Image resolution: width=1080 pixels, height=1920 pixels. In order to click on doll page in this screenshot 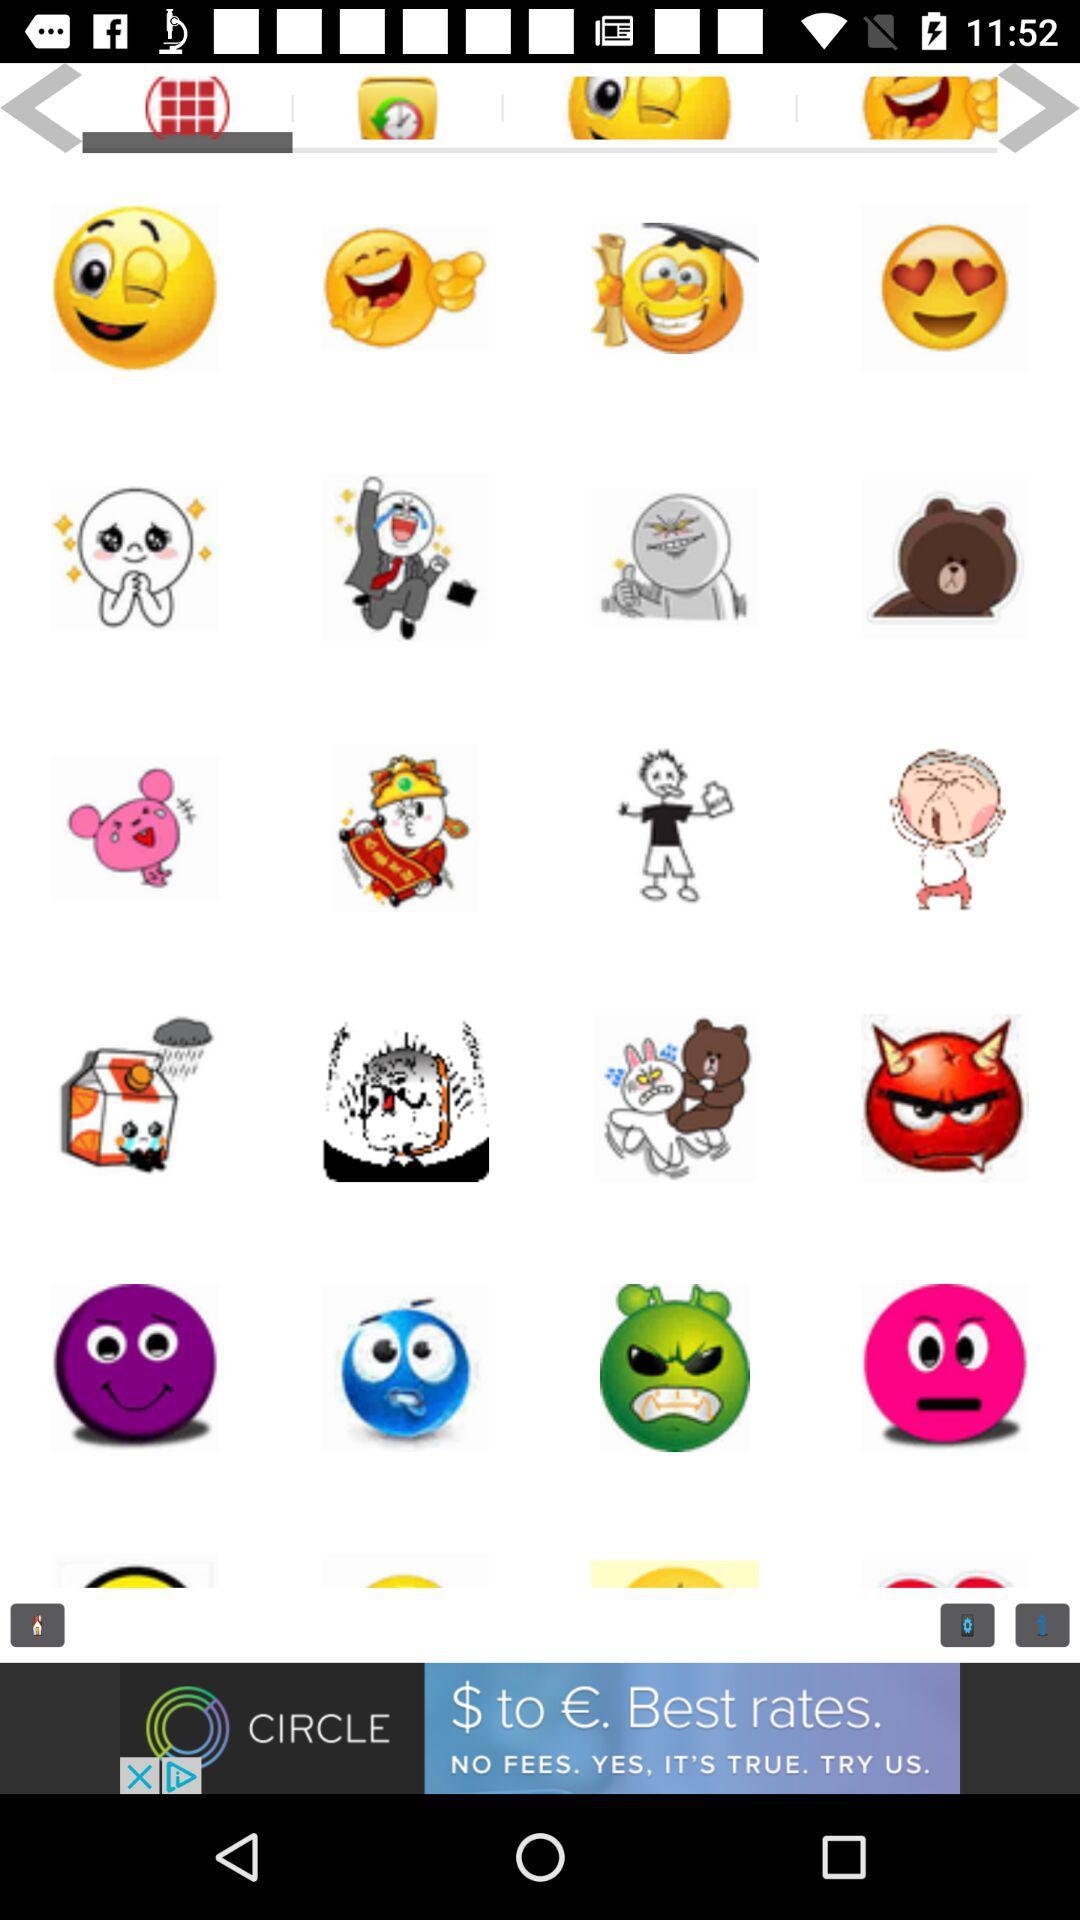, I will do `click(945, 1367)`.